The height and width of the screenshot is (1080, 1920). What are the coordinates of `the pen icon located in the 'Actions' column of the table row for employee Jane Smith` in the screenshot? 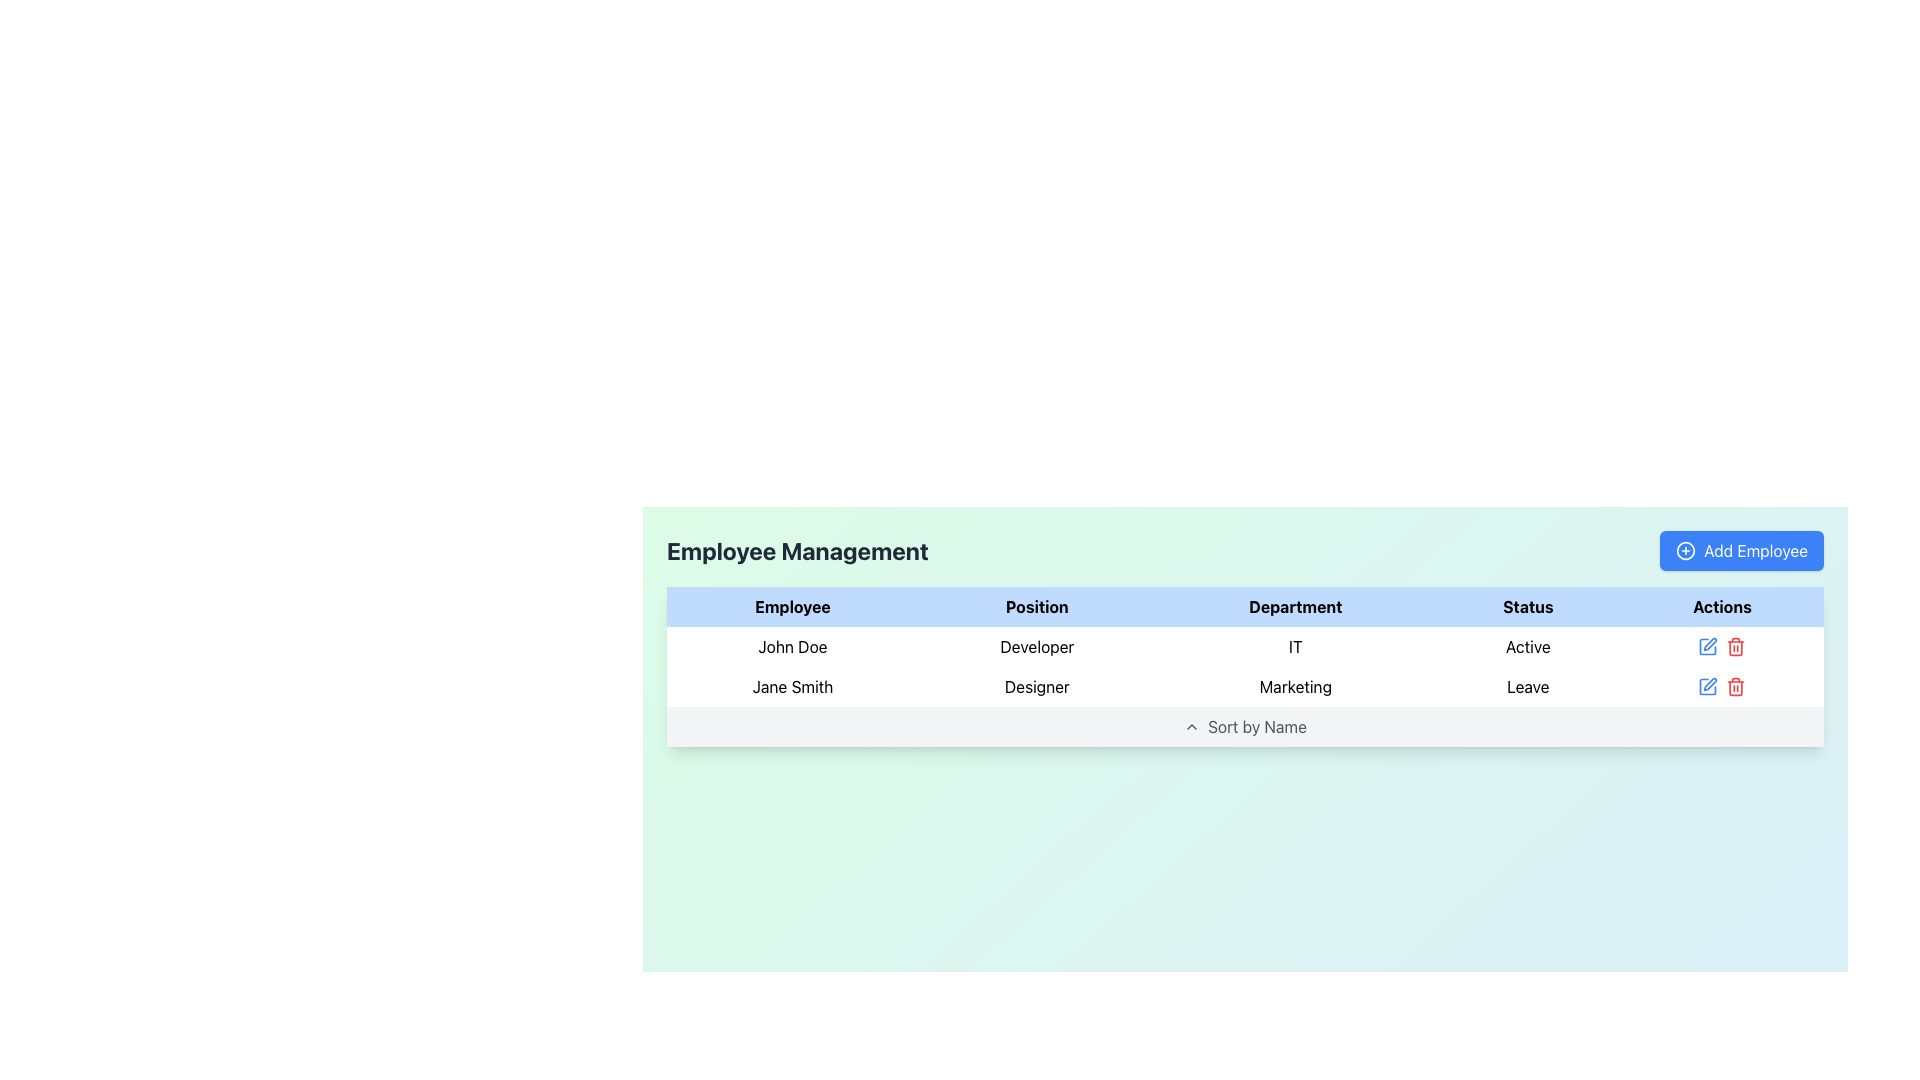 It's located at (1709, 644).